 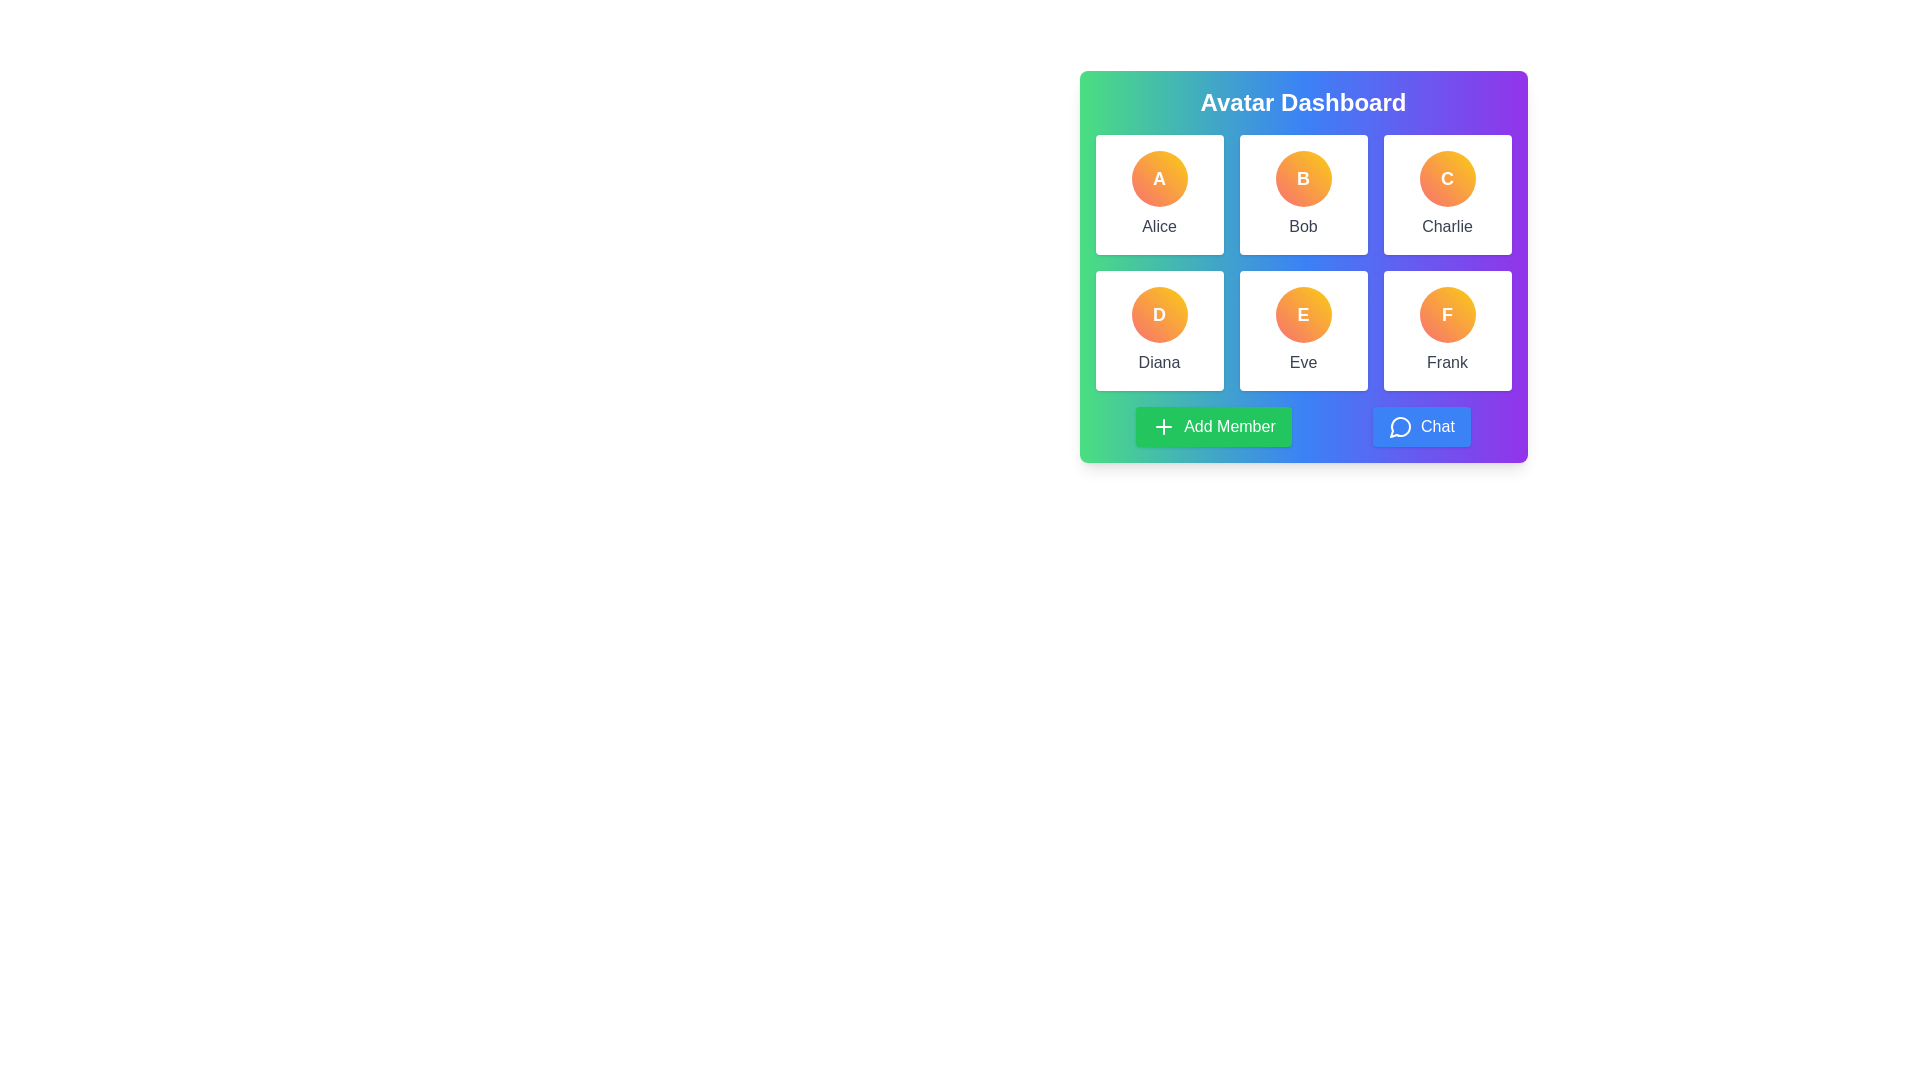 What do you see at coordinates (1420, 426) in the screenshot?
I see `the 'Chat' button, which is the second button in a horizontal row at the bottom of the dashboard, located to the right of the 'Add Member' button` at bounding box center [1420, 426].